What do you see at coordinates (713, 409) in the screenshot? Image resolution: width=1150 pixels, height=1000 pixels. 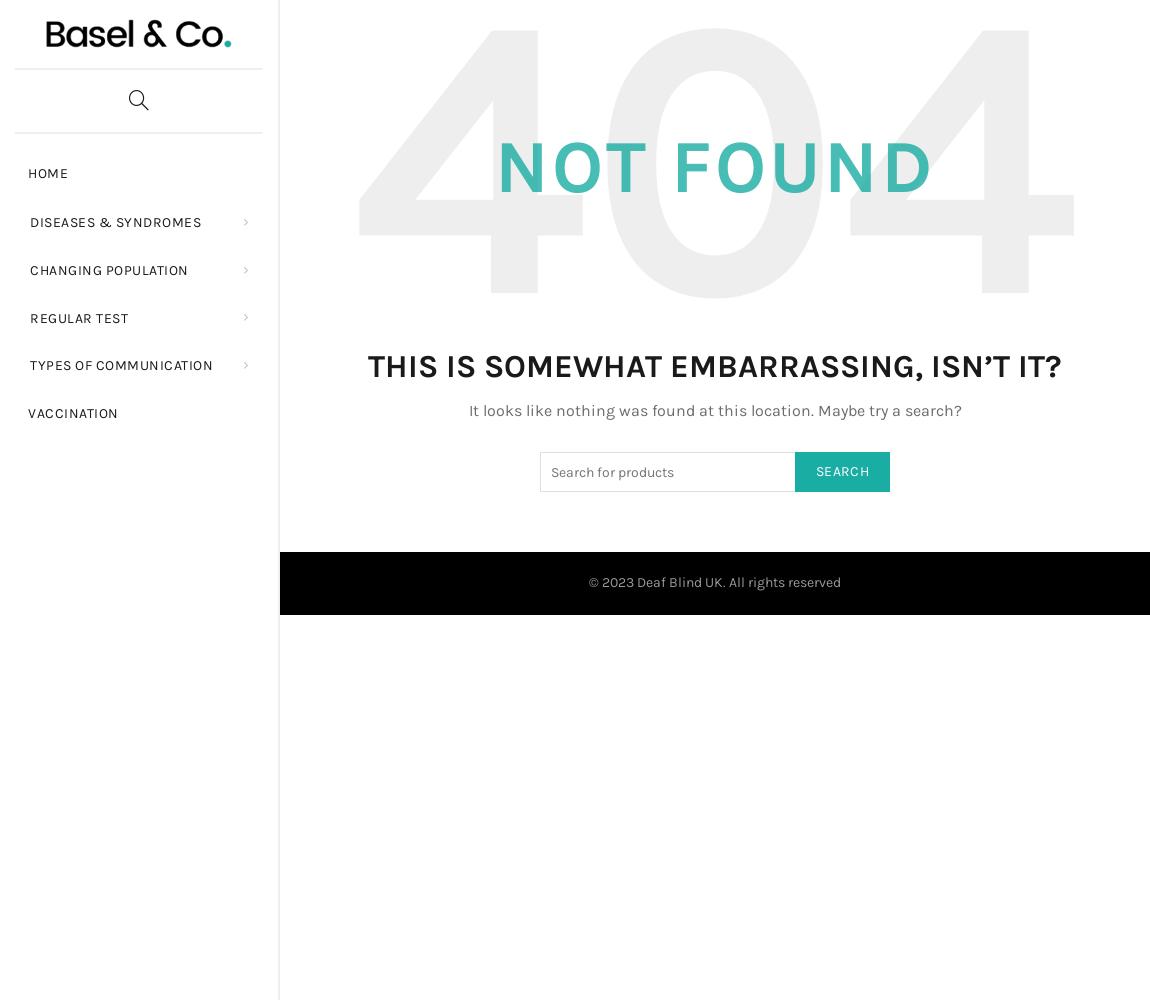 I see `'It looks like nothing was found at this location. Maybe try a search?'` at bounding box center [713, 409].